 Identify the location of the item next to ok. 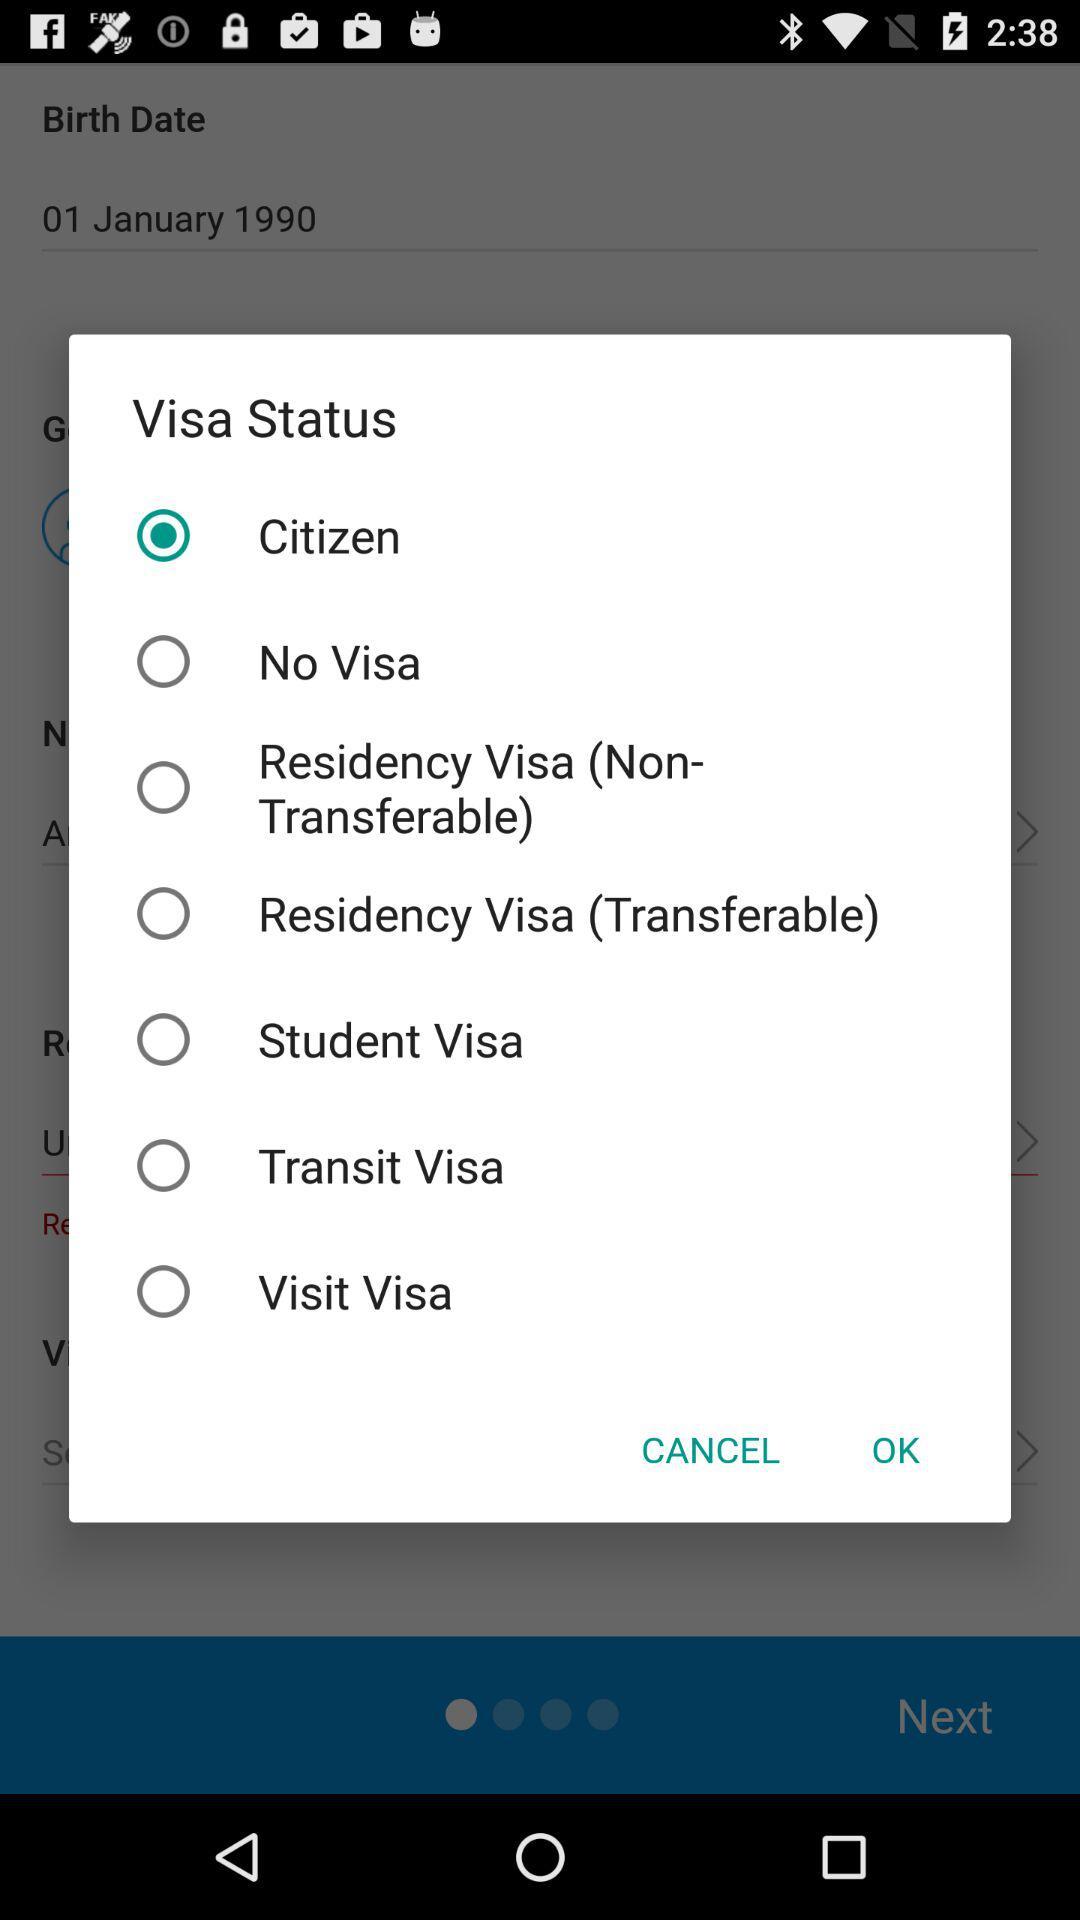
(709, 1449).